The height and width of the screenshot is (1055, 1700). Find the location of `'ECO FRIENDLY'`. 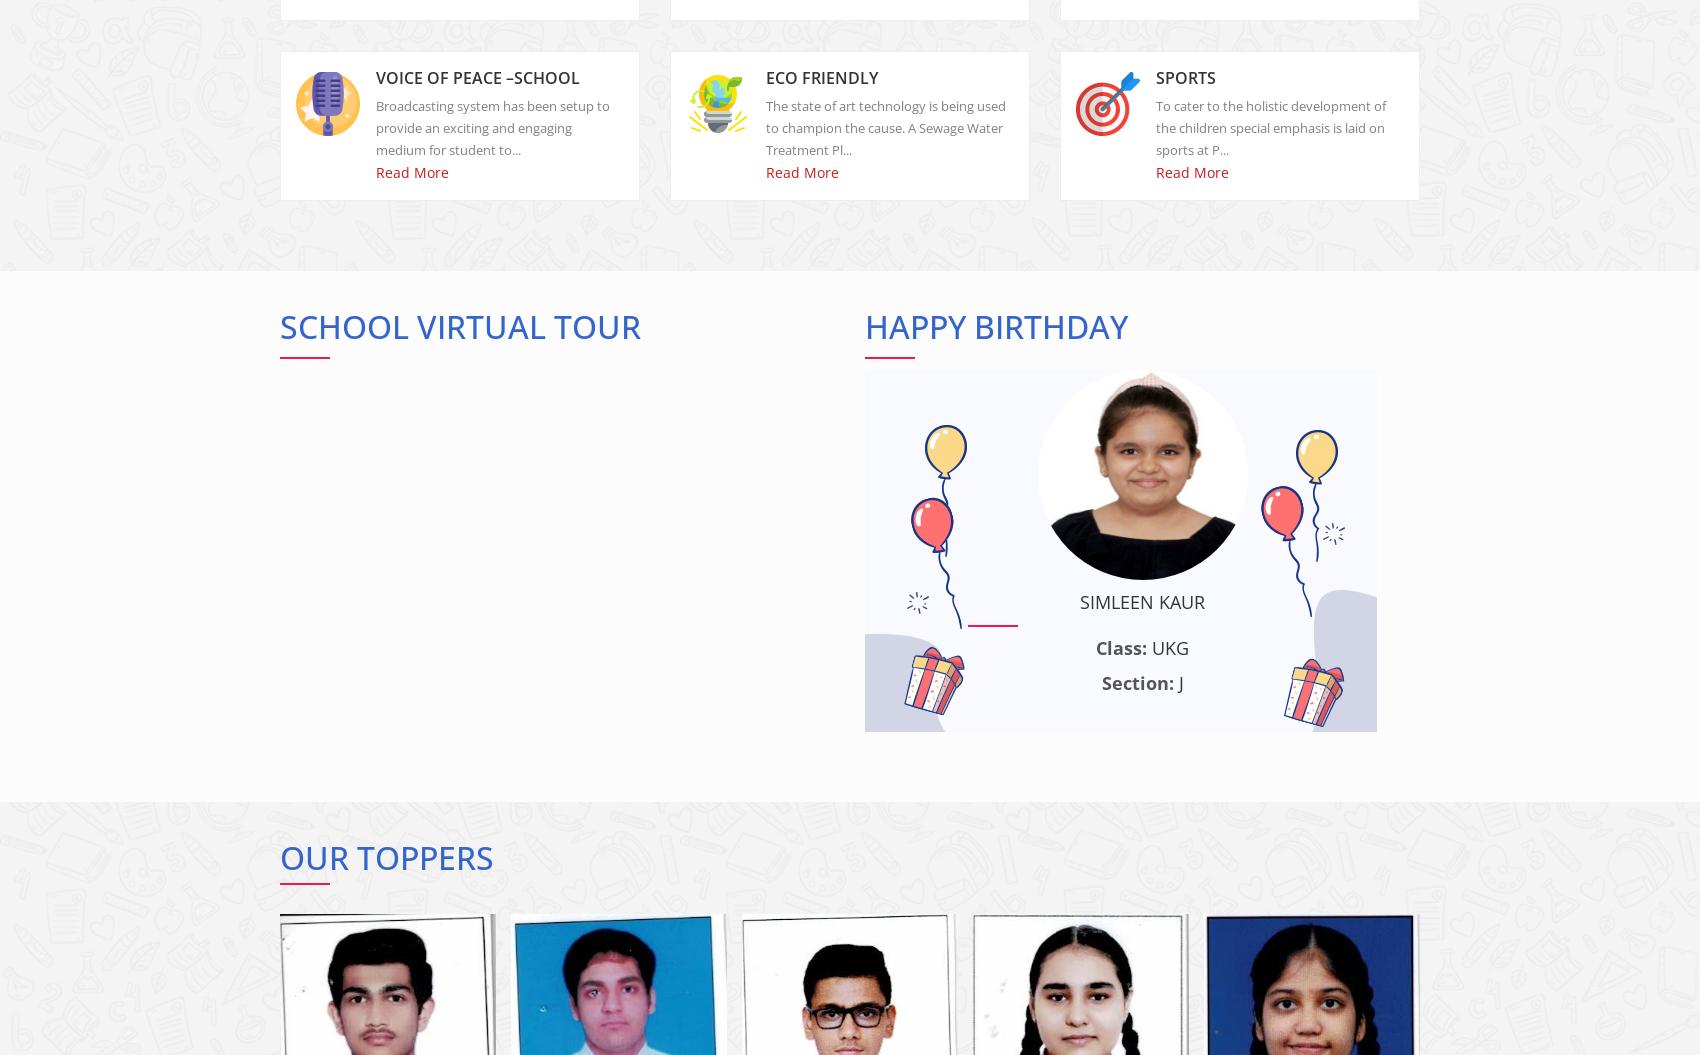

'ECO FRIENDLY' is located at coordinates (820, 93).